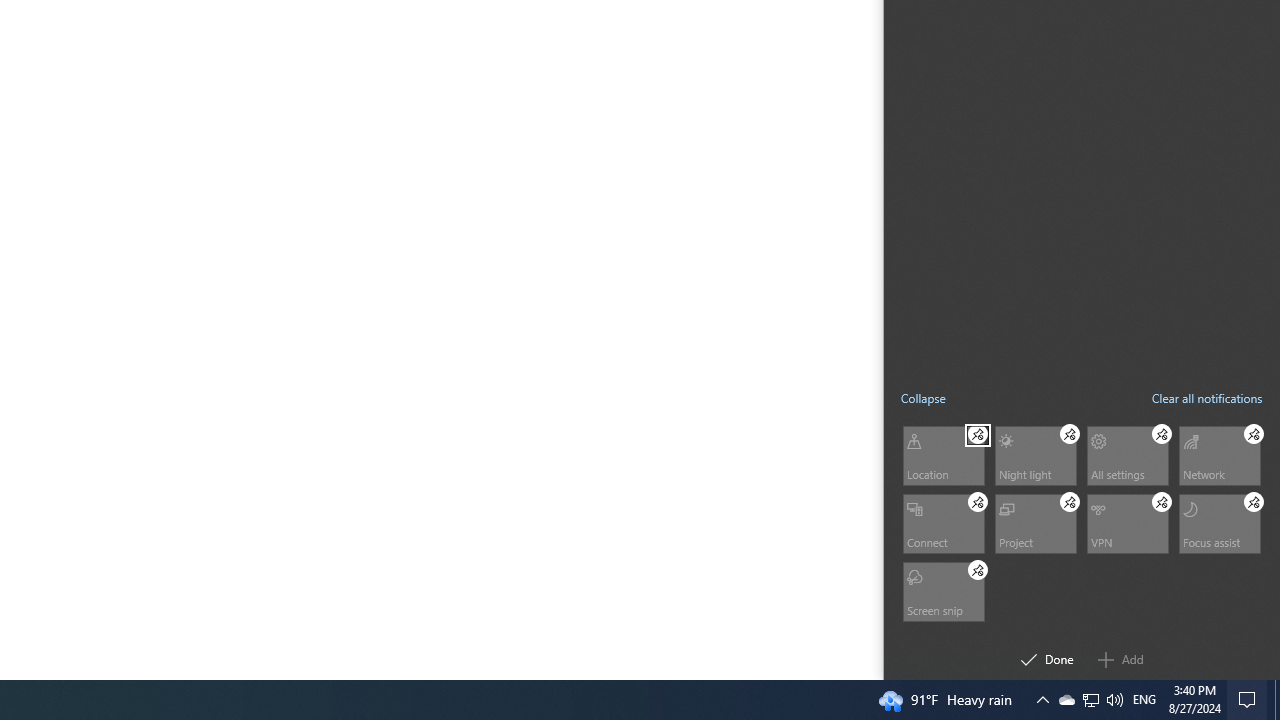 The width and height of the screenshot is (1280, 720). Describe the element at coordinates (1144, 698) in the screenshot. I see `'Tray Input Indicator - English (United States)'` at that location.